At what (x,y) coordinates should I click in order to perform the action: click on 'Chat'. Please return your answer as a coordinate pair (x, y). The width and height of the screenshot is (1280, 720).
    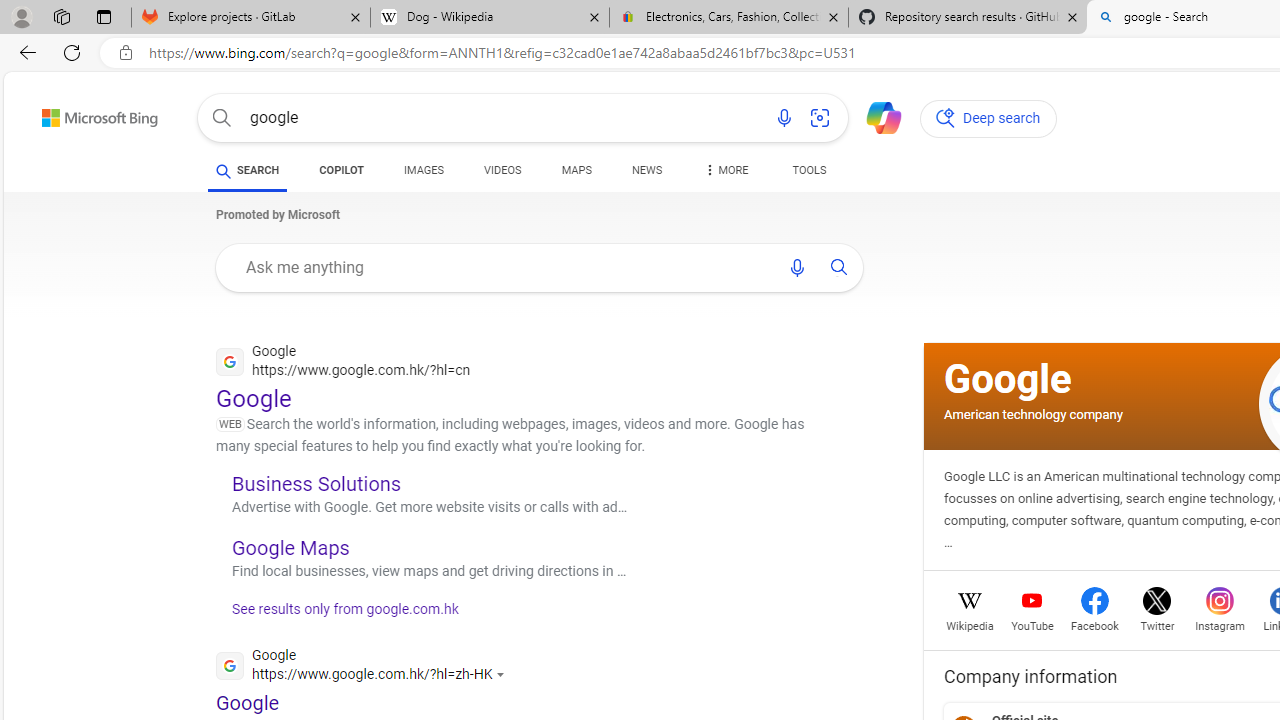
    Looking at the image, I should click on (875, 116).